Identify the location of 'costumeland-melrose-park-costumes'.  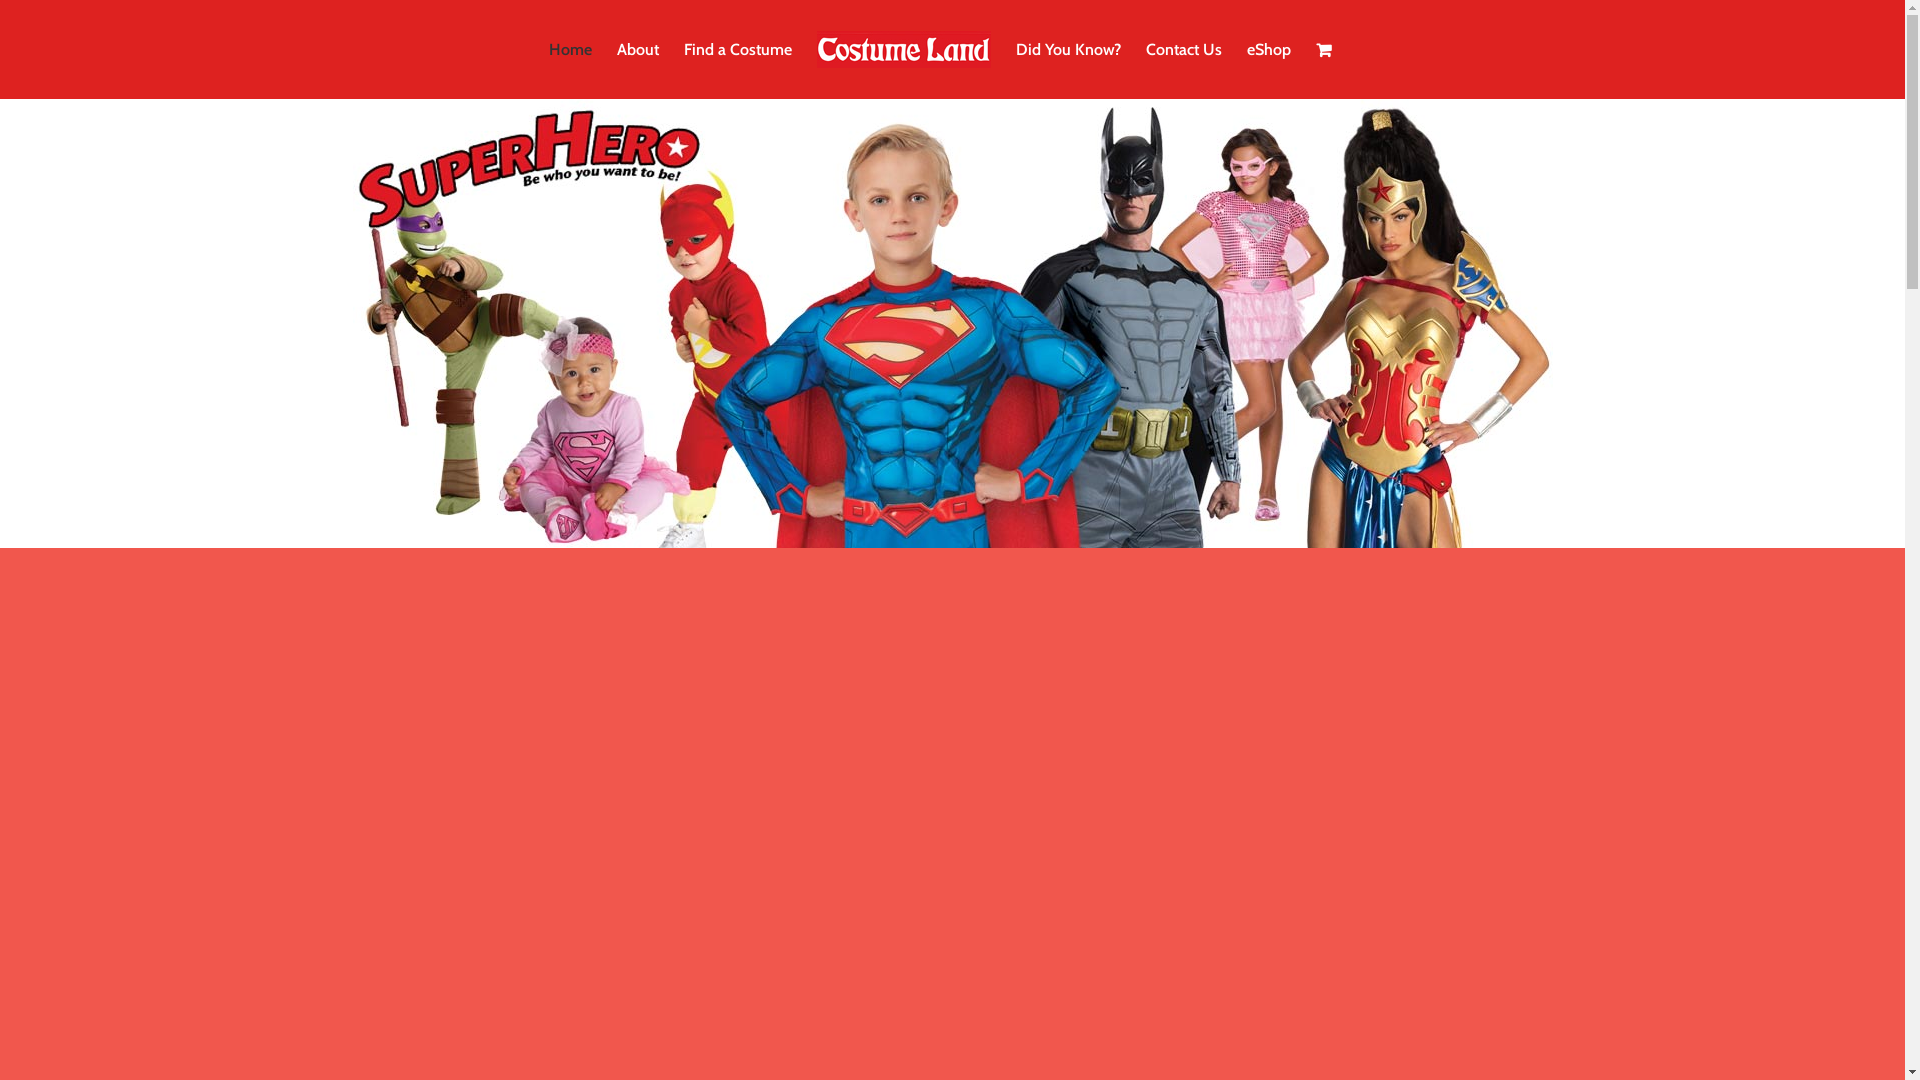
(950, 322).